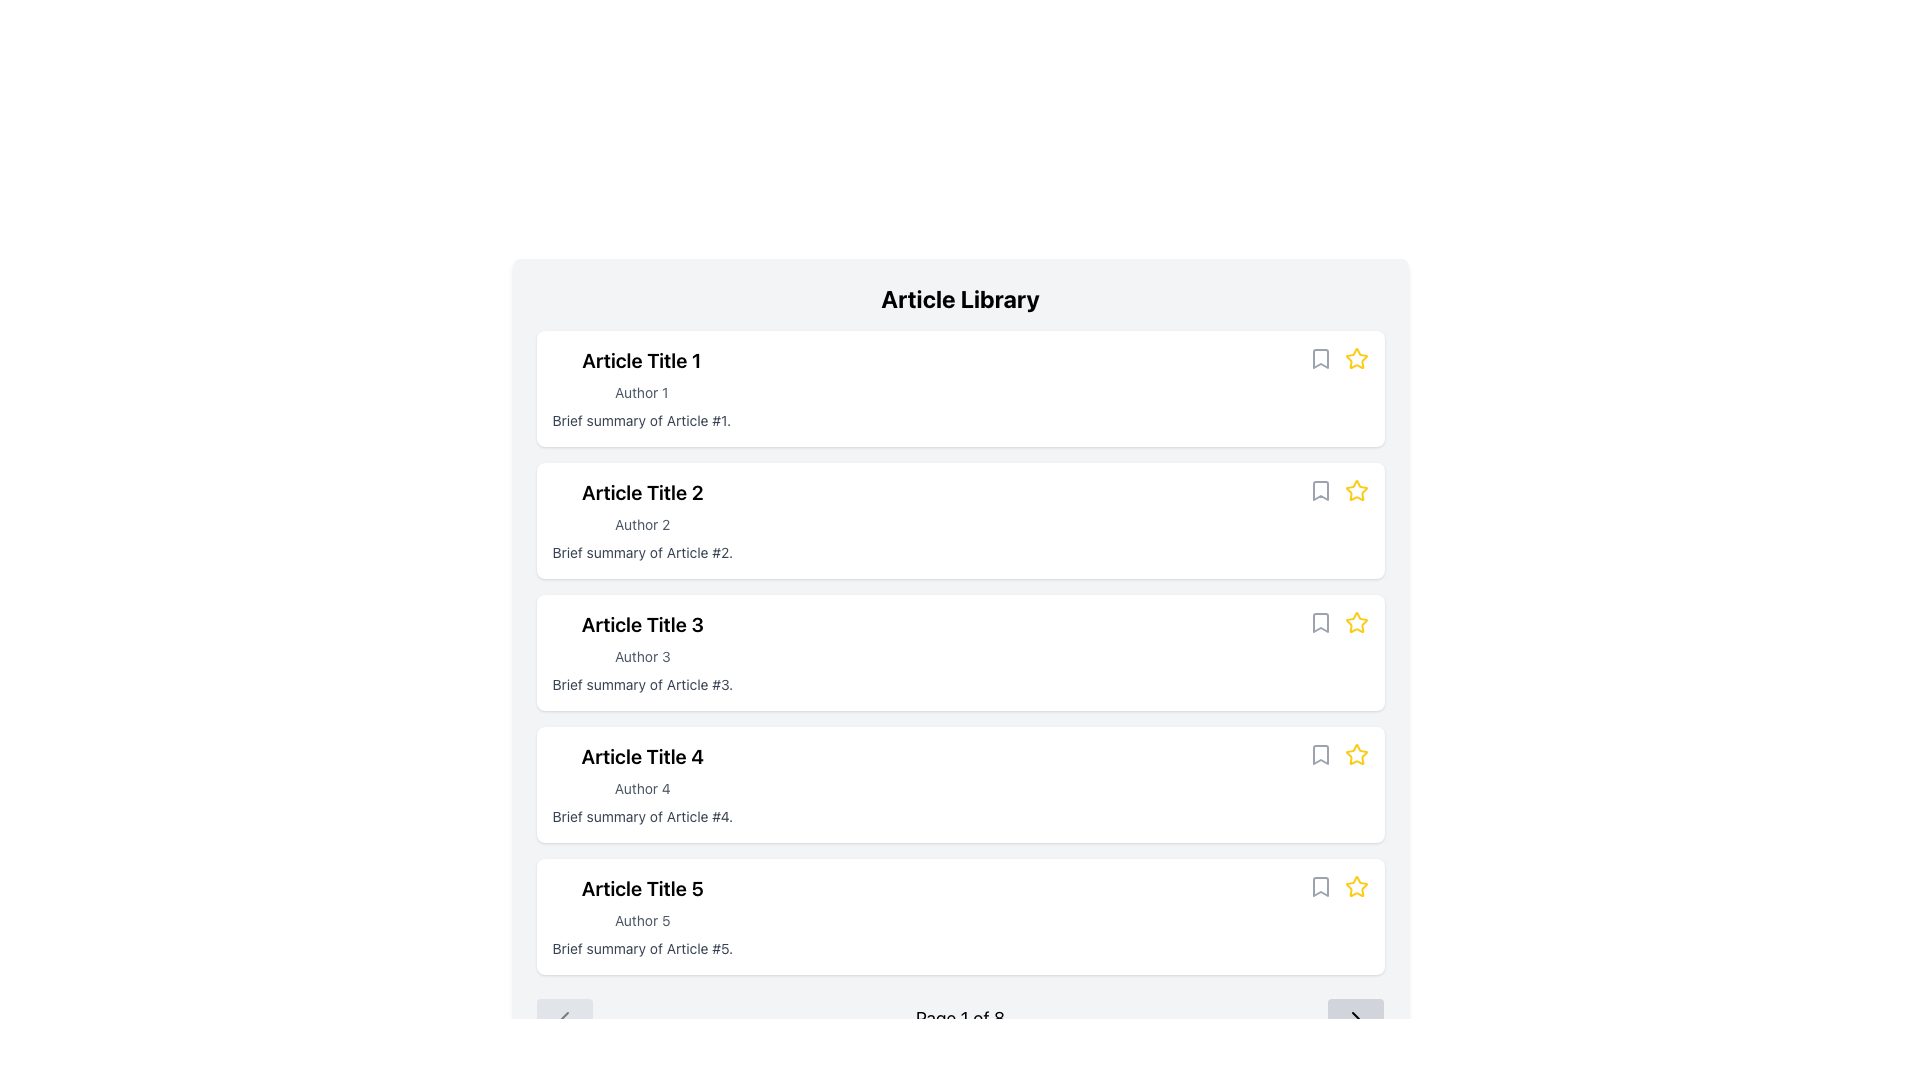  What do you see at coordinates (1320, 755) in the screenshot?
I see `the gray bookmark icon located to the right of 'Article Title 4', adjacent to the star icon` at bounding box center [1320, 755].